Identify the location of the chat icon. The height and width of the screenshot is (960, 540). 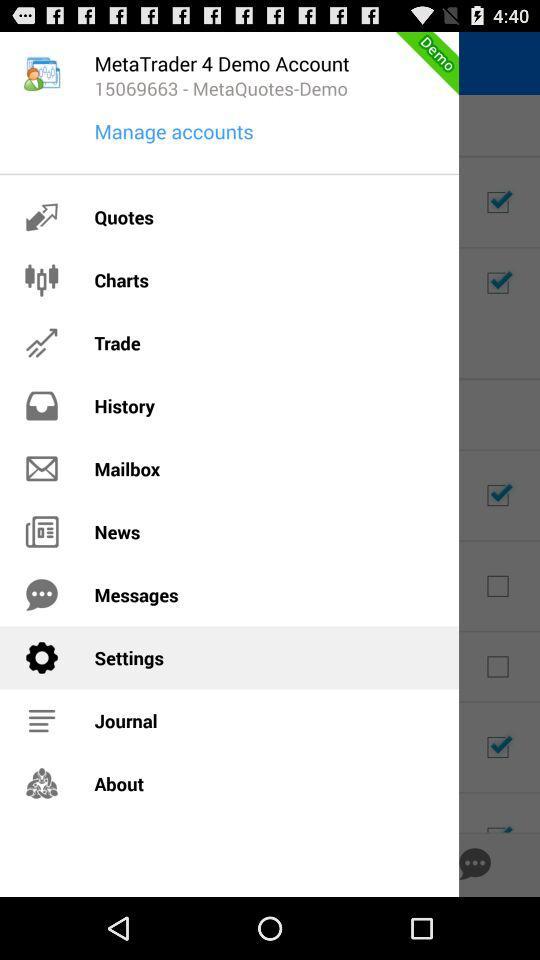
(474, 924).